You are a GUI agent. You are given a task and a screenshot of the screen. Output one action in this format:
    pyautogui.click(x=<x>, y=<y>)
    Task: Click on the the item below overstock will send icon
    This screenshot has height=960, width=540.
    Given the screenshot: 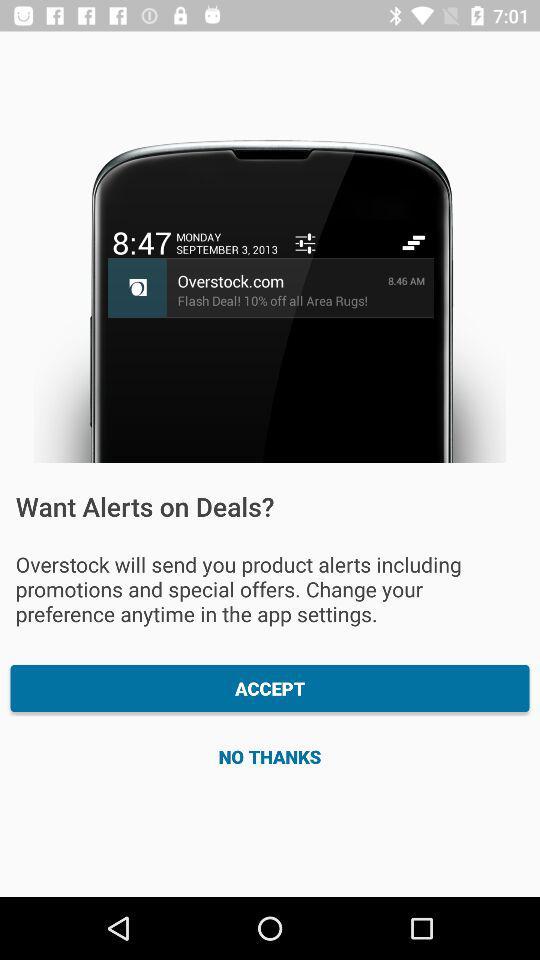 What is the action you would take?
    pyautogui.click(x=270, y=688)
    